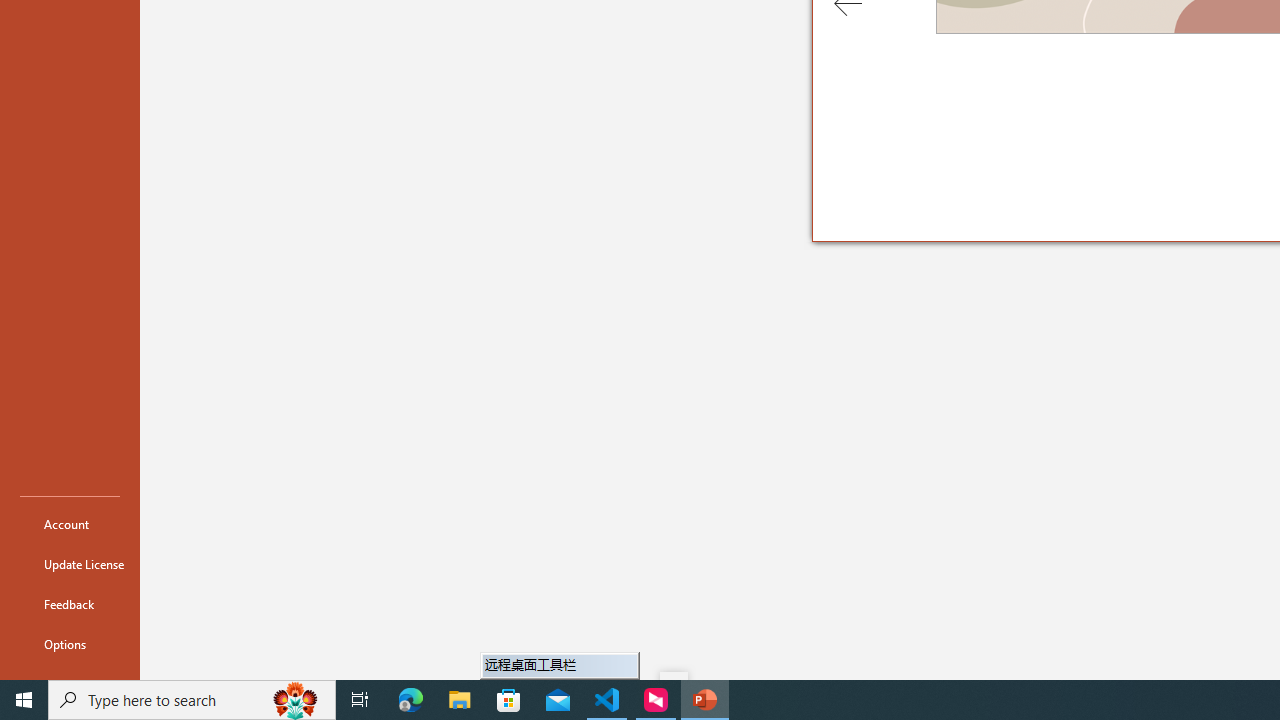  I want to click on 'Account', so click(69, 523).